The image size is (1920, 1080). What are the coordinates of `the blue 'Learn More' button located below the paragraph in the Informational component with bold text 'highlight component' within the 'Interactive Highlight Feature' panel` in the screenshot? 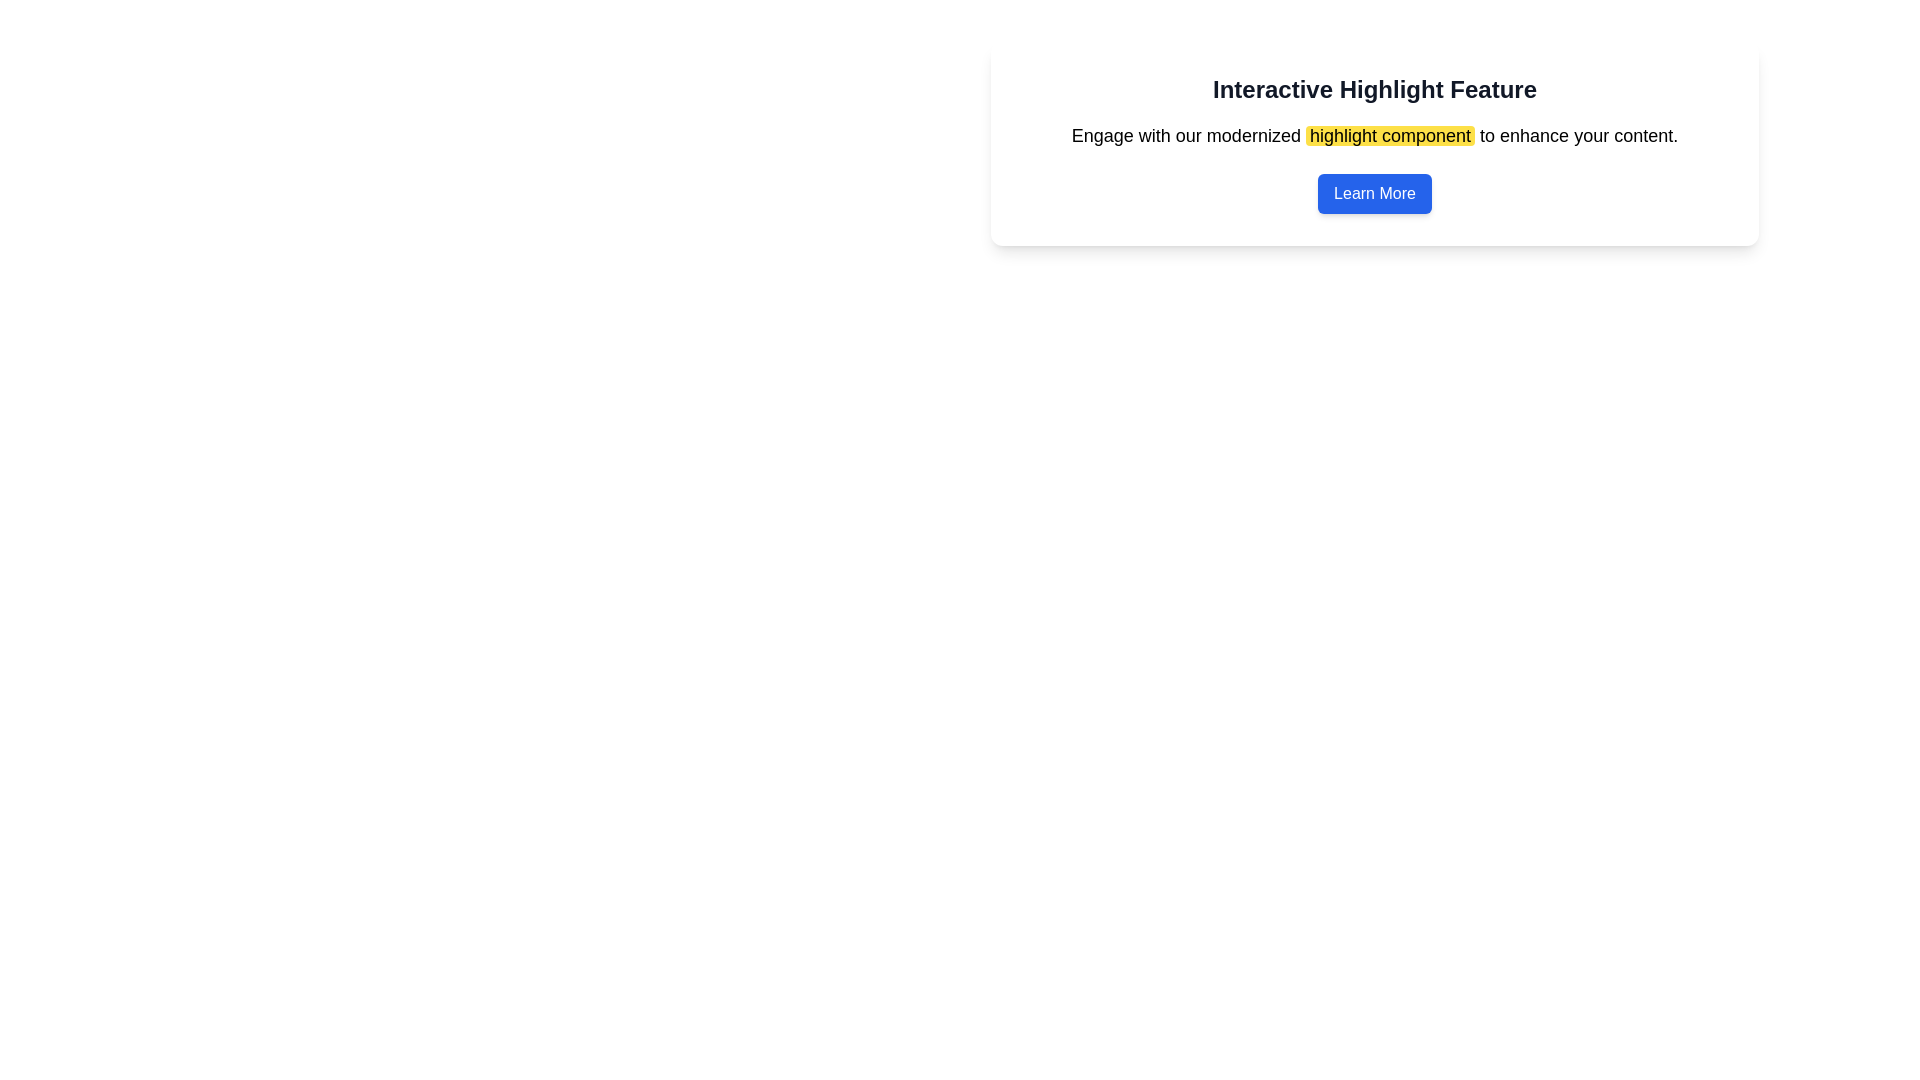 It's located at (1373, 167).